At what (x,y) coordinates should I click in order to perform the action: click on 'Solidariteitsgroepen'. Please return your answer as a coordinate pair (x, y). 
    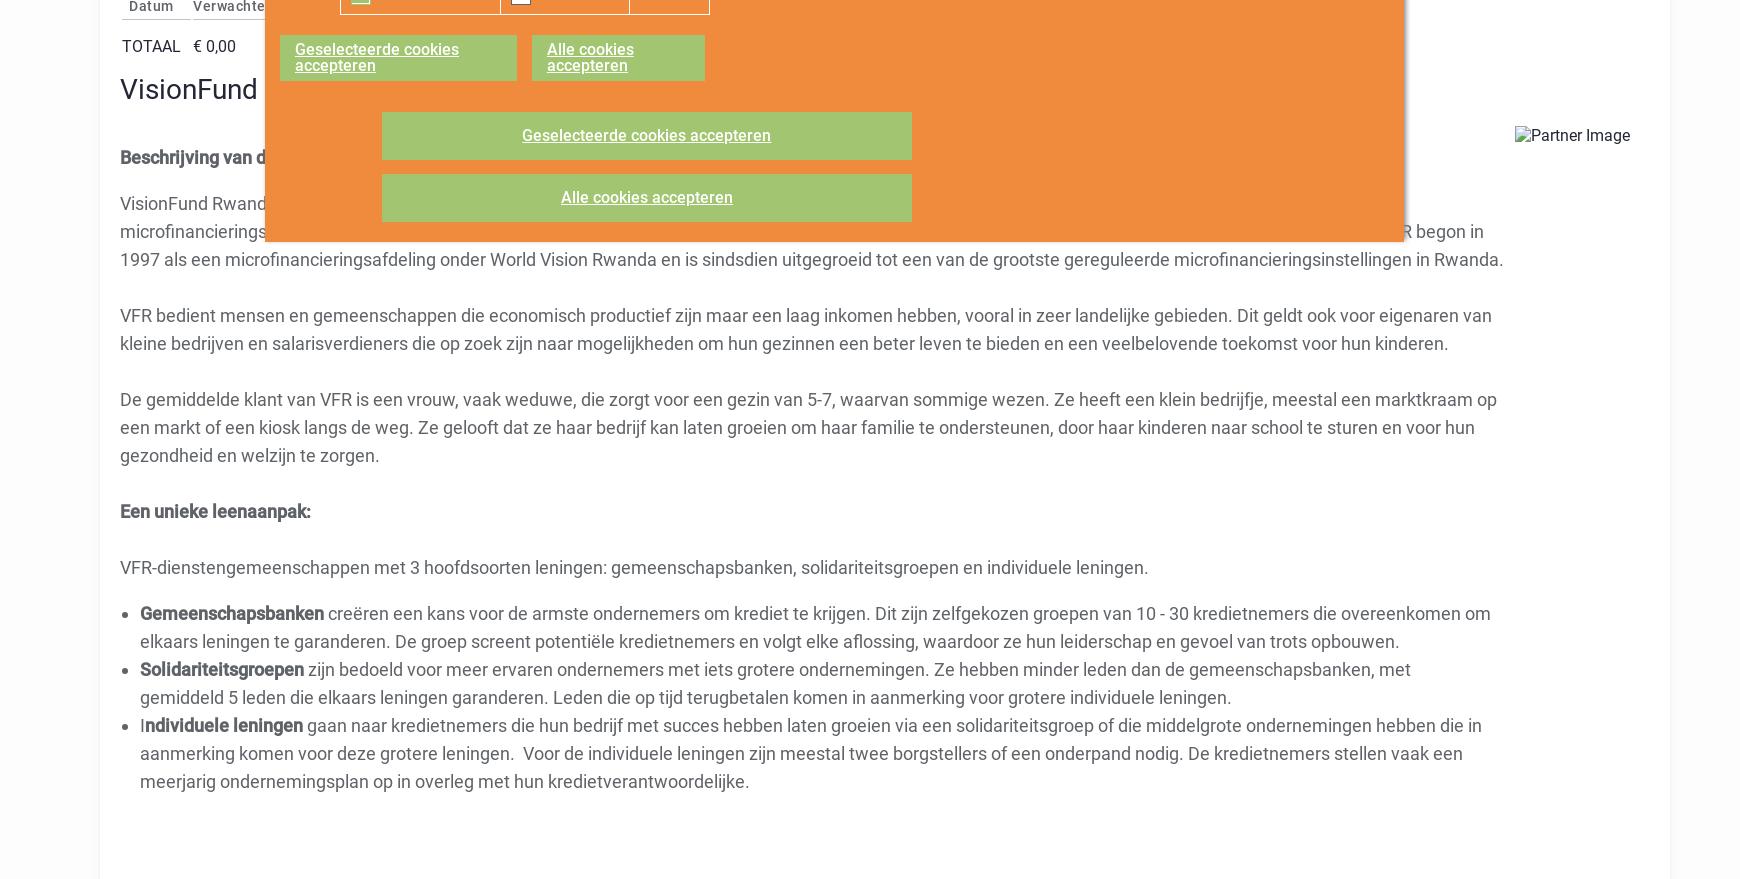
    Looking at the image, I should click on (222, 667).